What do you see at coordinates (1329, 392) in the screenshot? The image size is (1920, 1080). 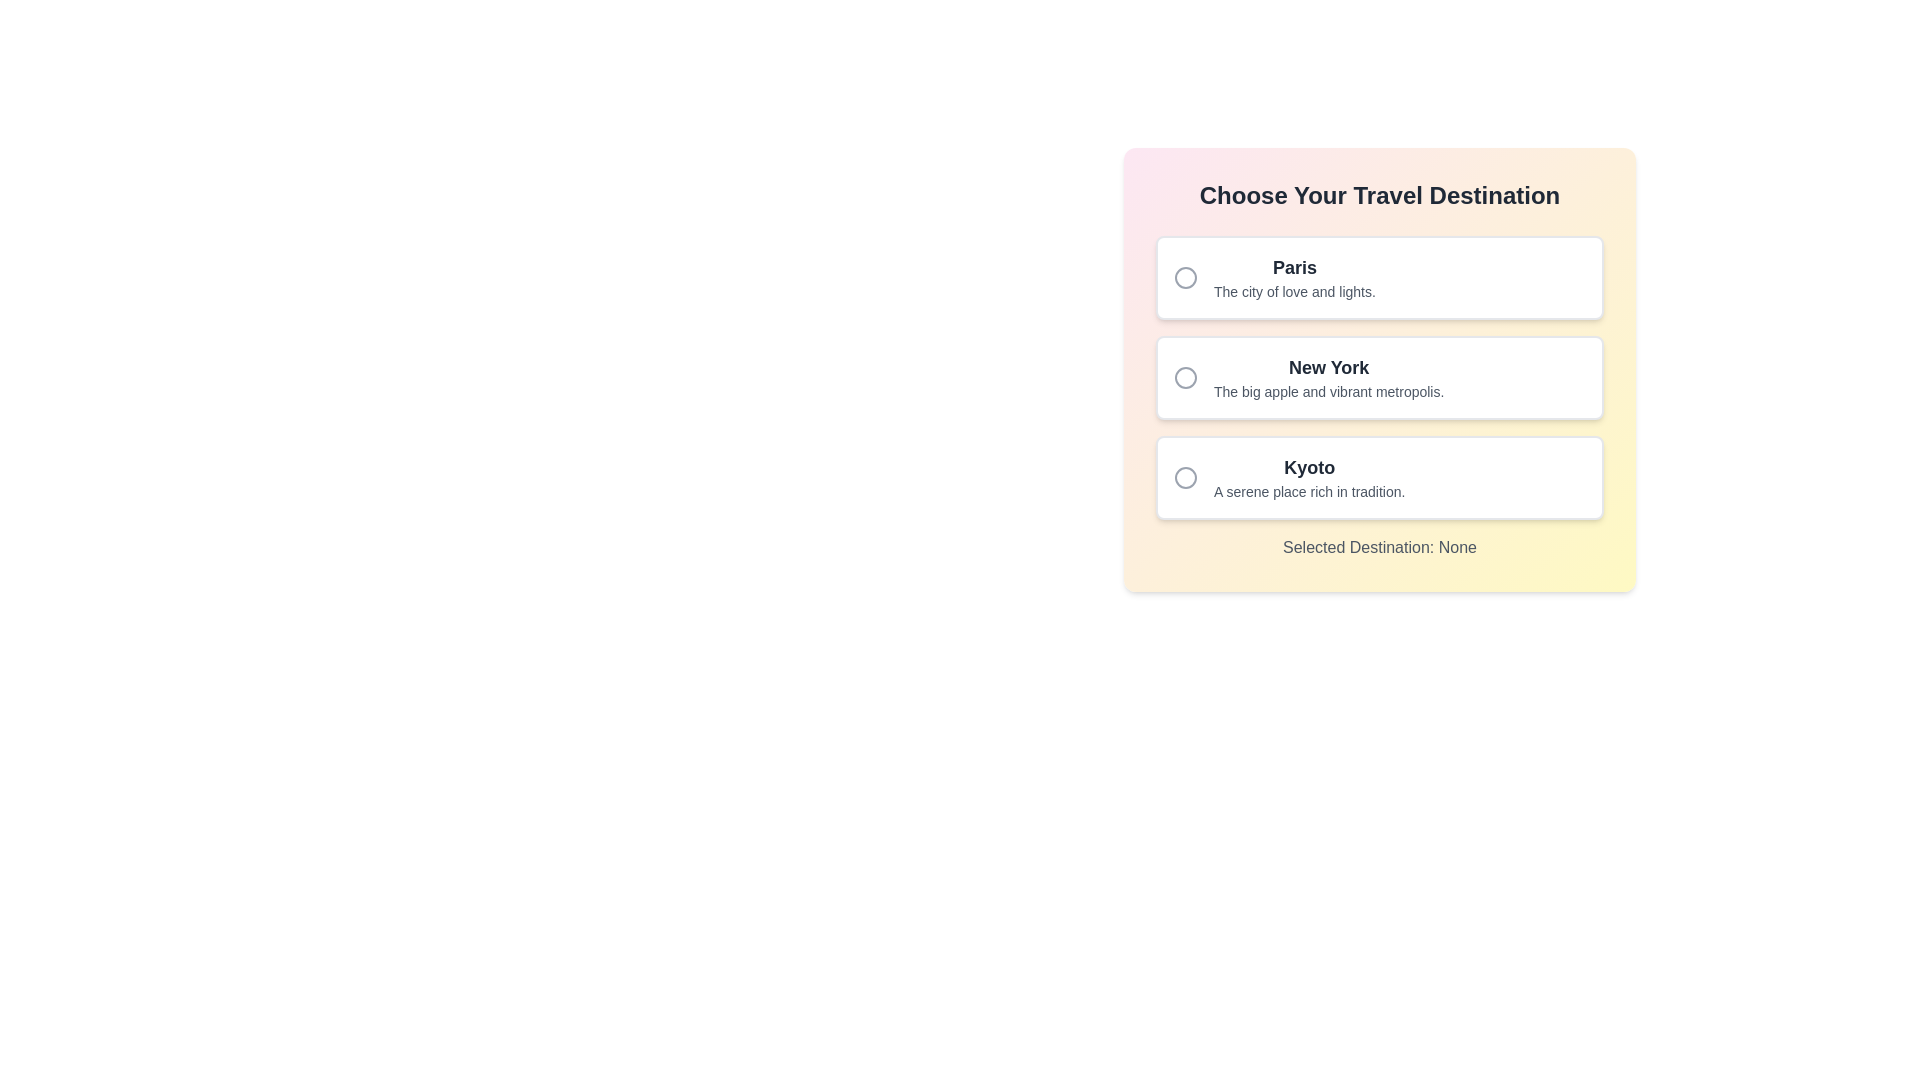 I see `the descriptive text element located beneath the 'New York' title in the travel destination selection interface` at bounding box center [1329, 392].